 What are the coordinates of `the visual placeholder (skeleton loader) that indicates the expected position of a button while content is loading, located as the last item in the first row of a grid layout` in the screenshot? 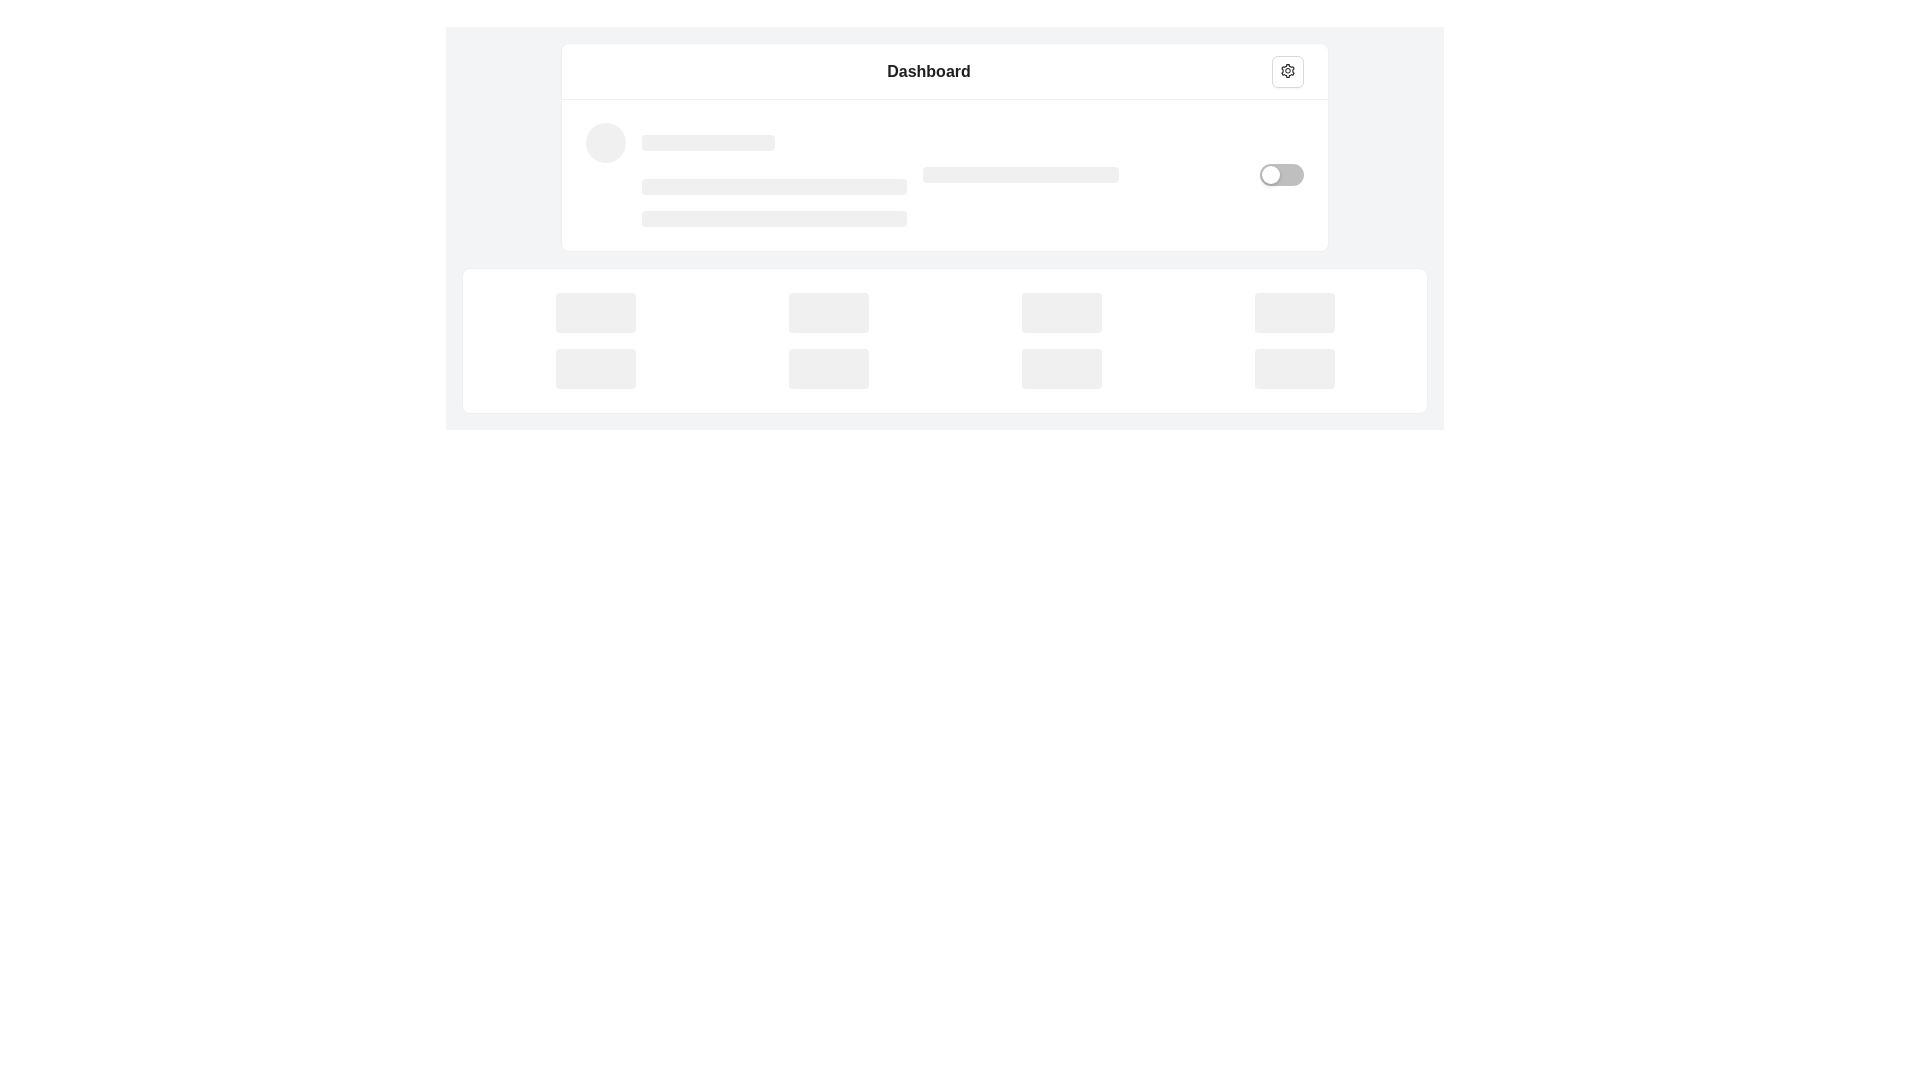 It's located at (1294, 312).